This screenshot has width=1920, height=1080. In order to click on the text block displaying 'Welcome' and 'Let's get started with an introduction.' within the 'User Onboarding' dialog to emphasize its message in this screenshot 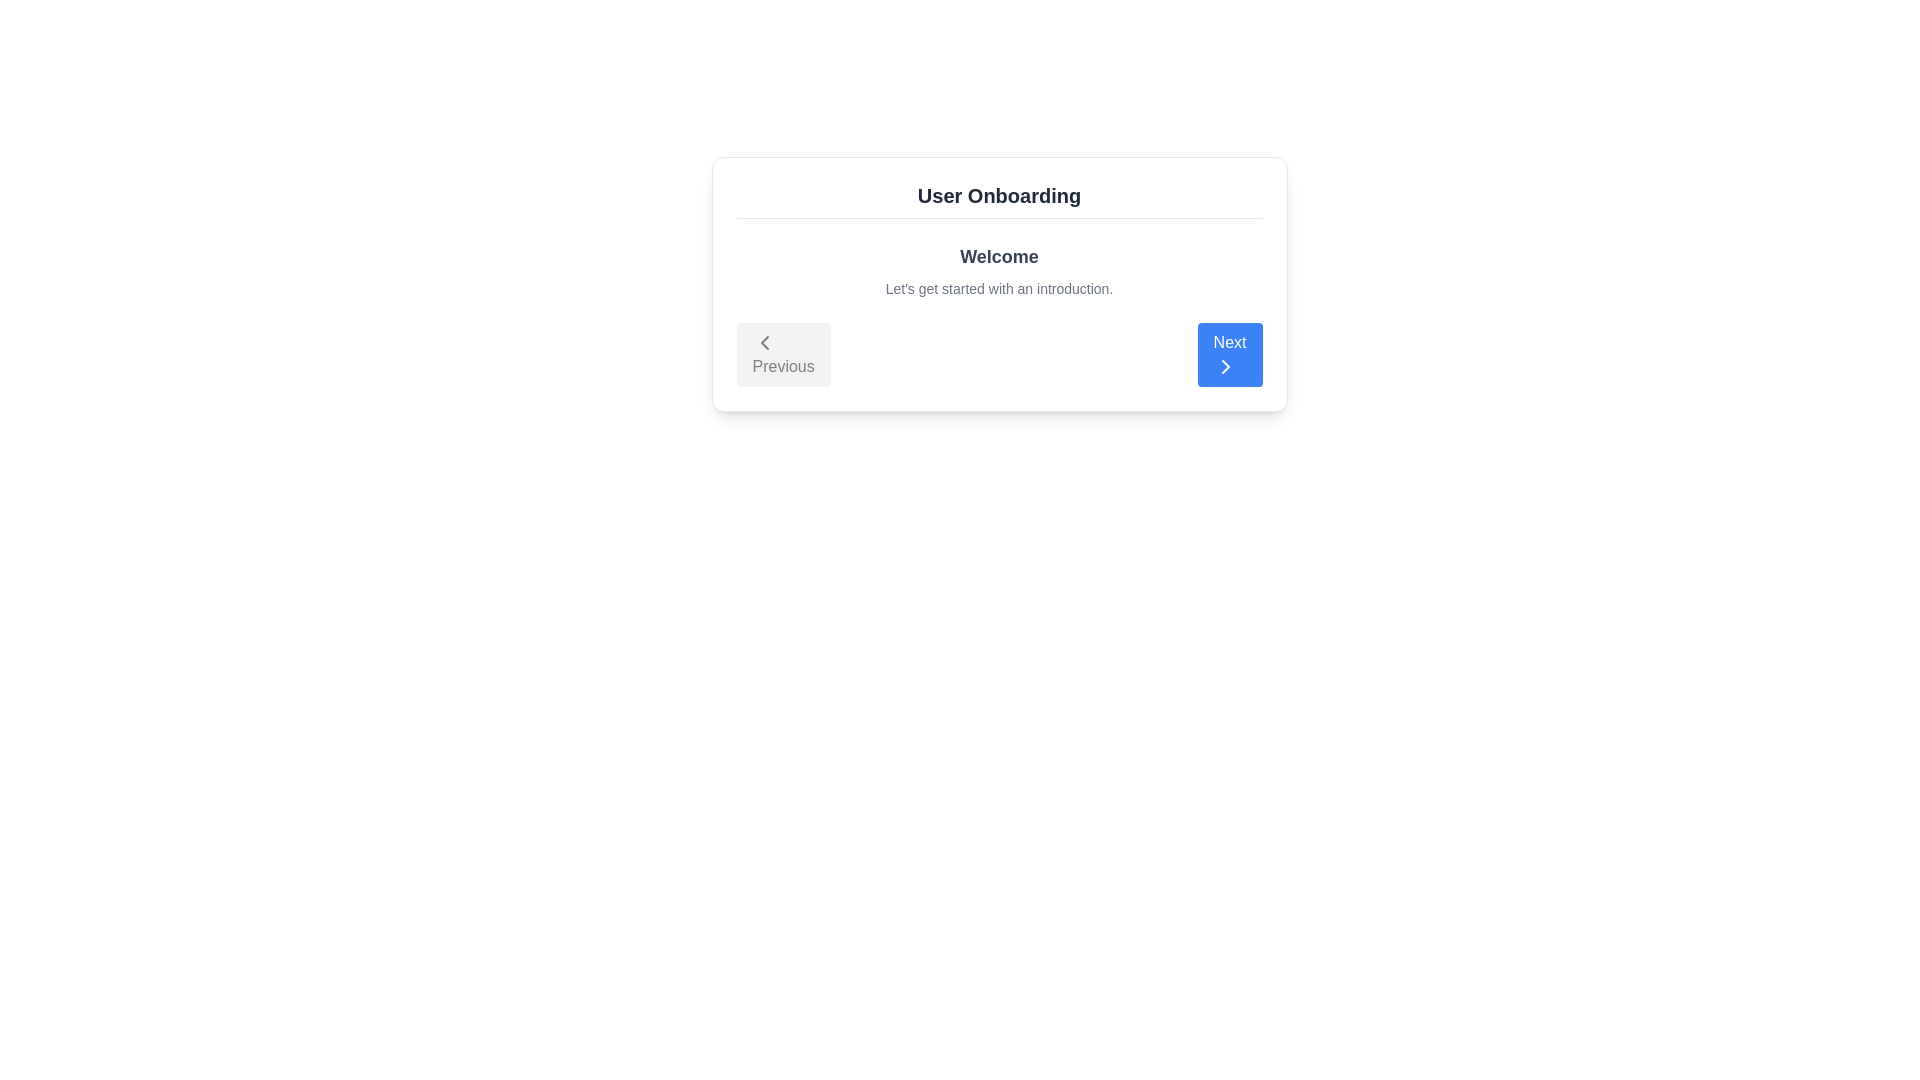, I will do `click(999, 270)`.